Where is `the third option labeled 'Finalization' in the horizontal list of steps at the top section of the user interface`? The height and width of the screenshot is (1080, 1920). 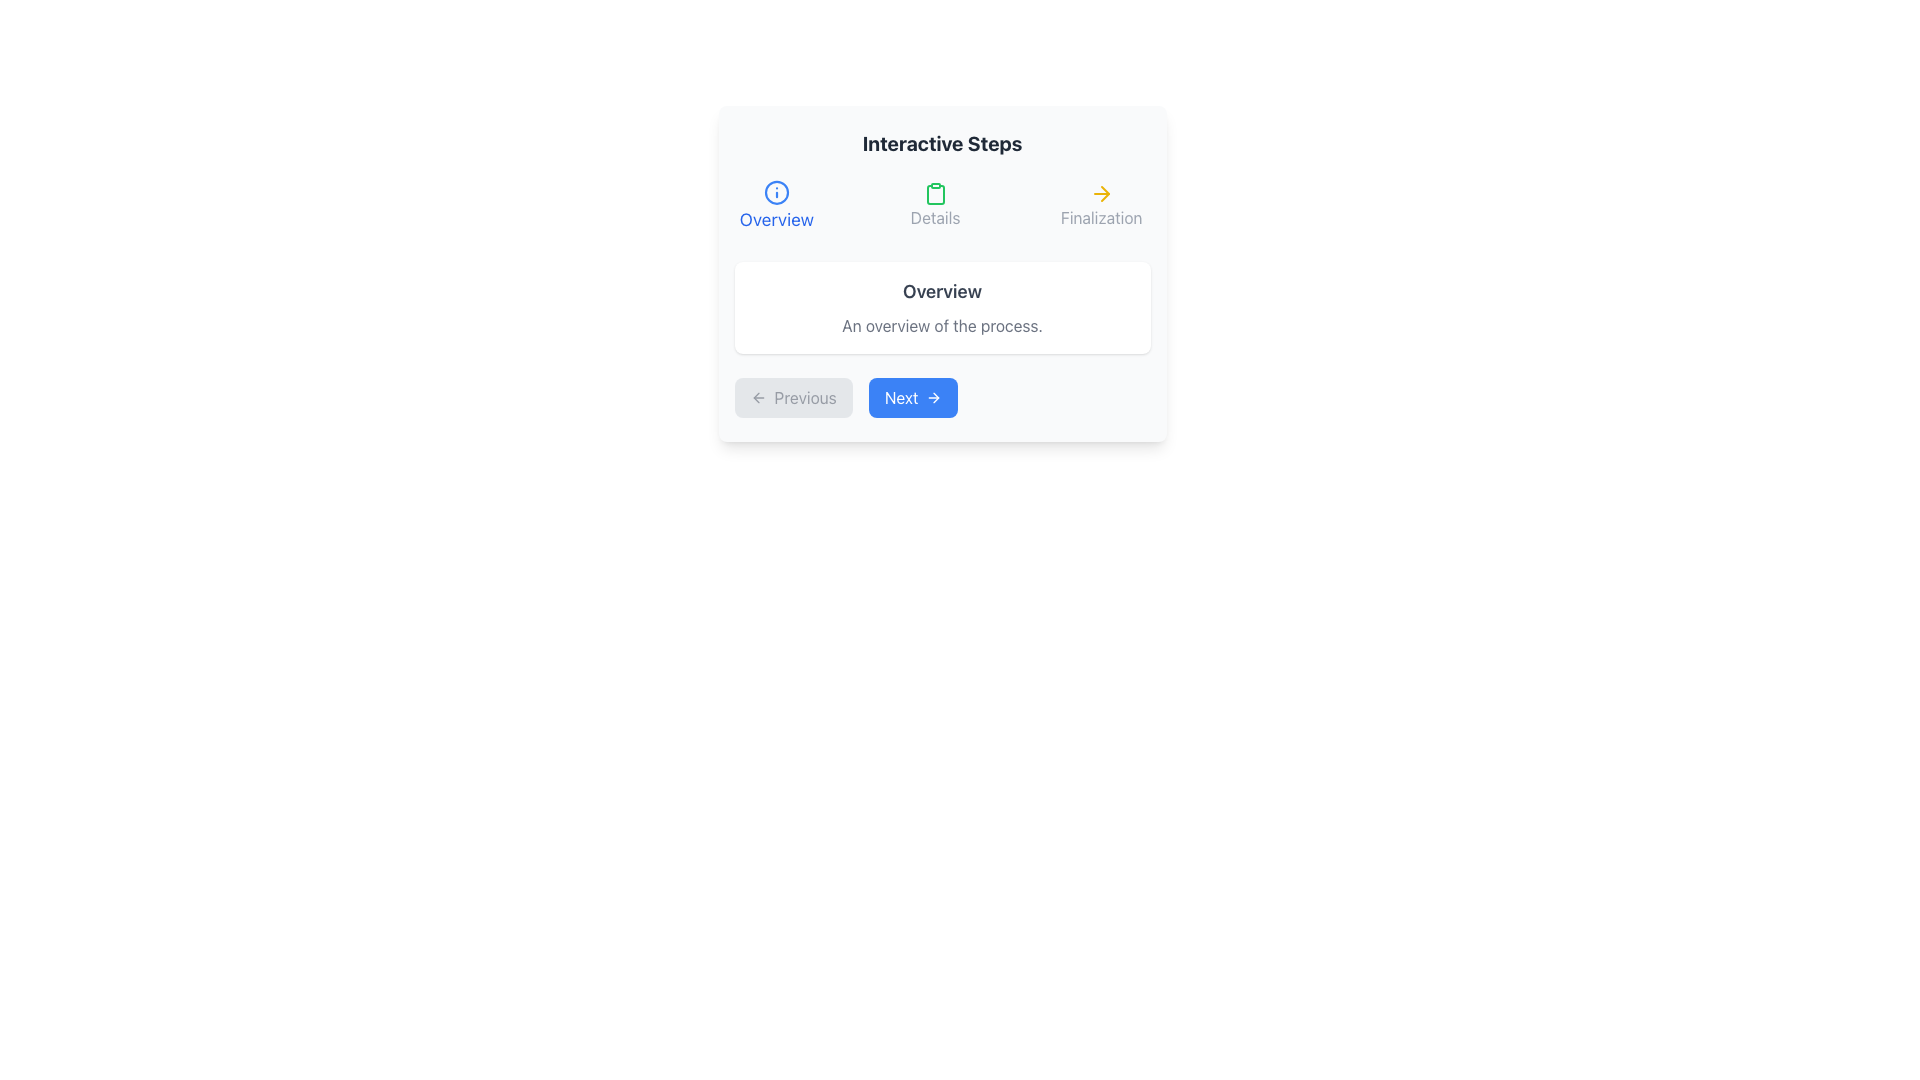 the third option labeled 'Finalization' in the horizontal list of steps at the top section of the user interface is located at coordinates (1100, 205).